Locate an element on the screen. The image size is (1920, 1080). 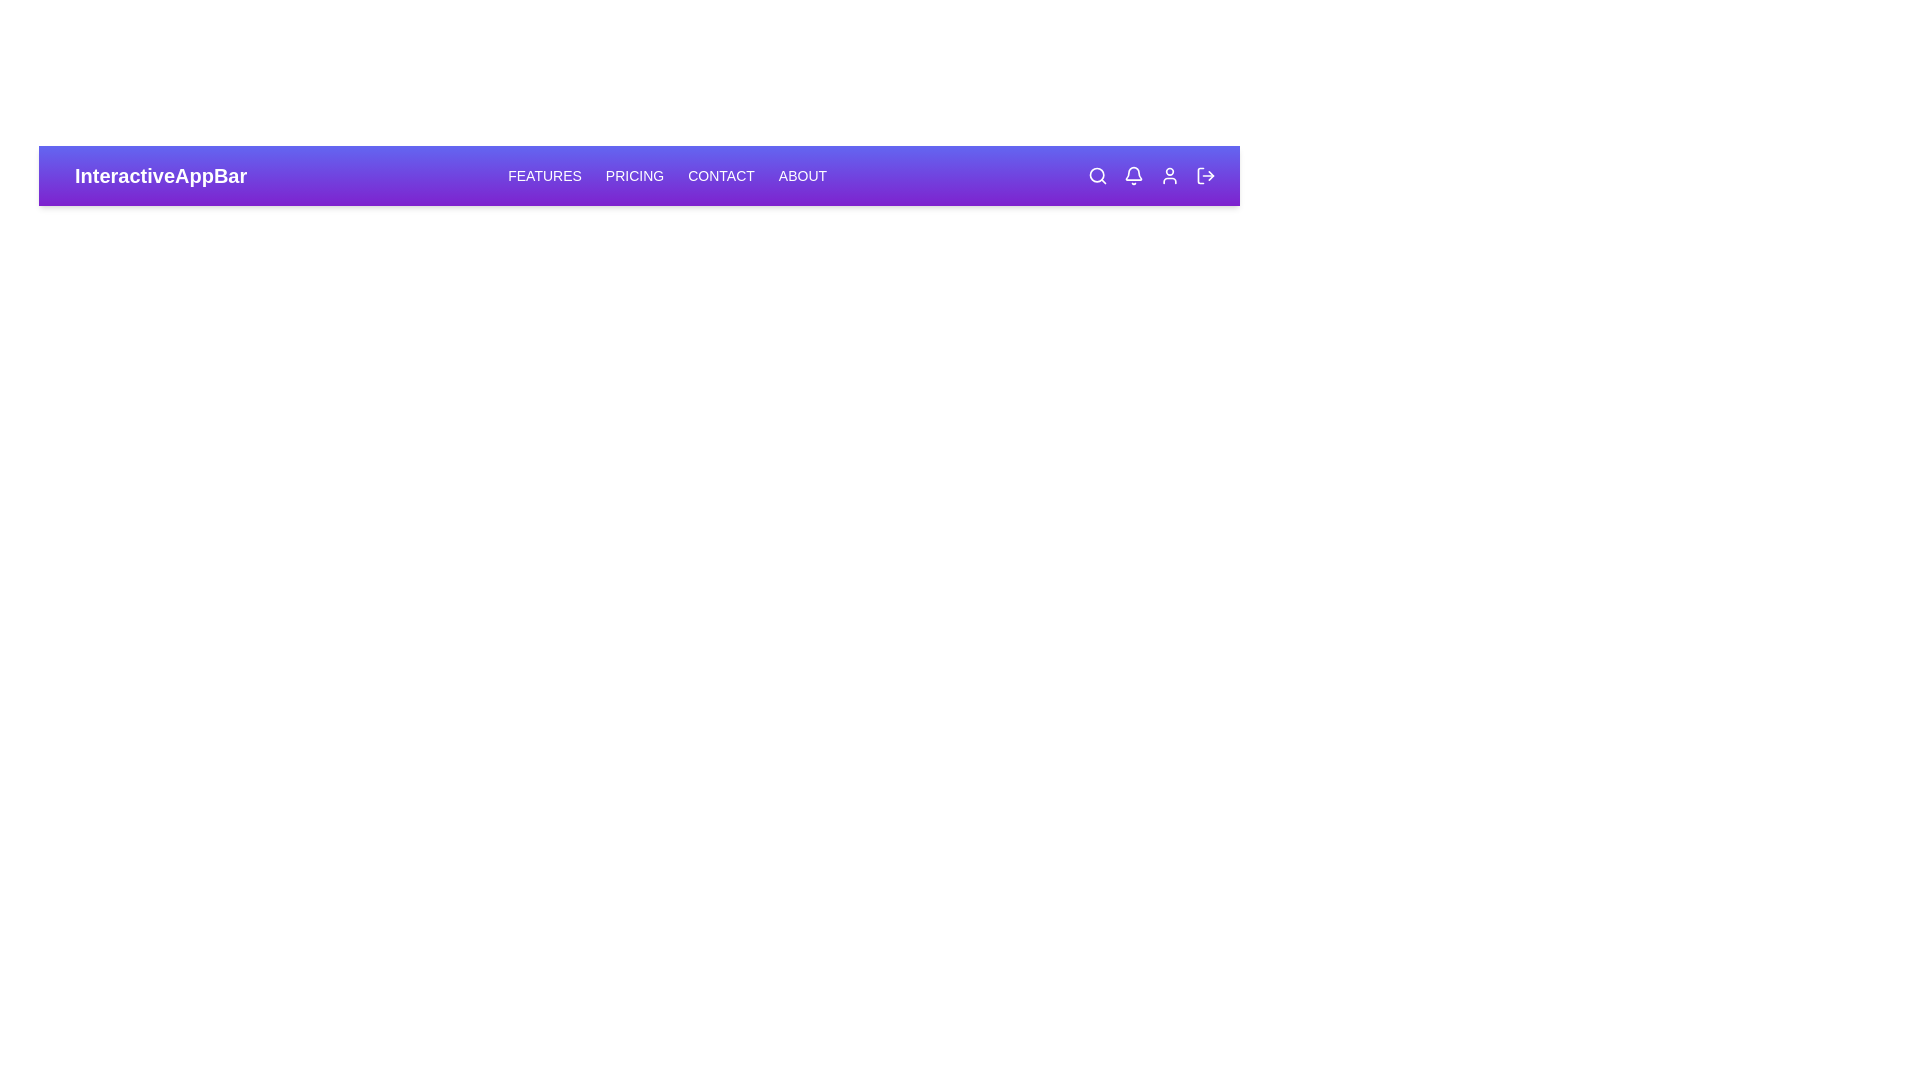
the 'Search' icon to initiate a search is located at coordinates (1097, 175).